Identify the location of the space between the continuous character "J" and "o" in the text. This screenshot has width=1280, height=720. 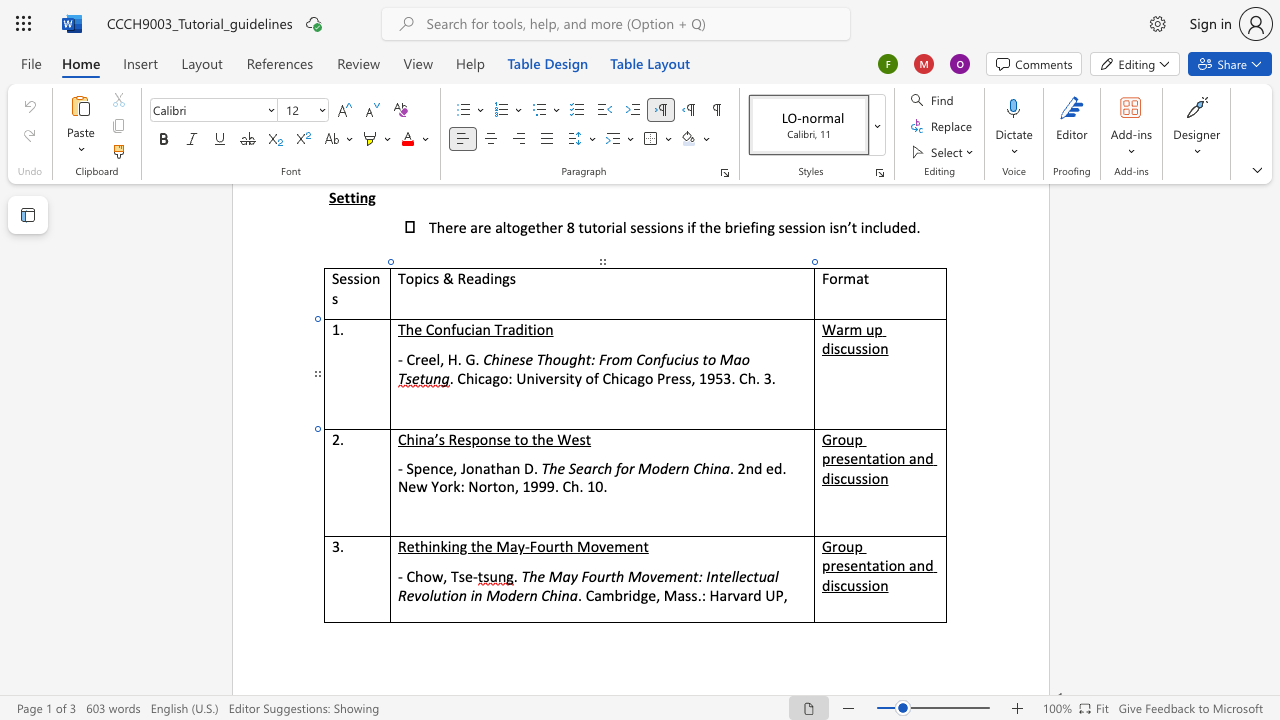
(465, 468).